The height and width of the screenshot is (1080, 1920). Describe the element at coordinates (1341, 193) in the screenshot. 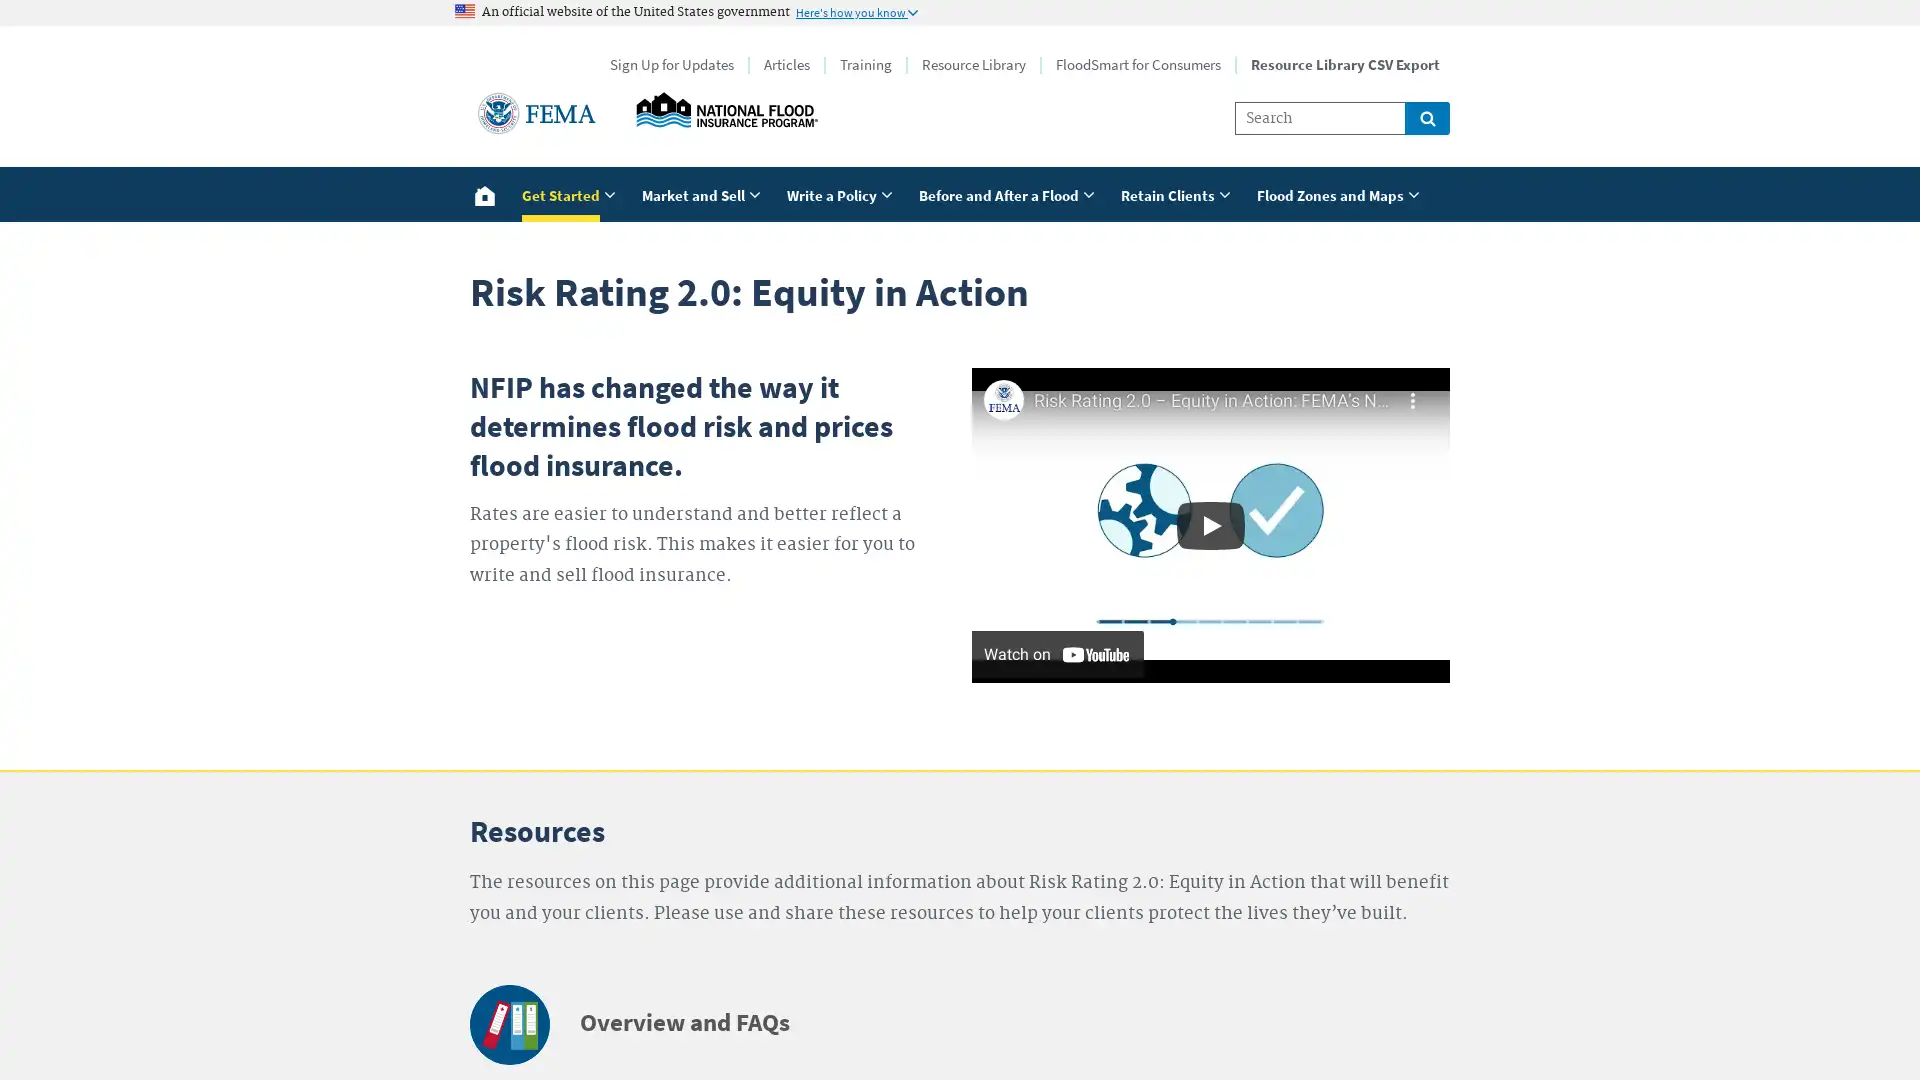

I see `Use <enter> and shift + <enter> to open and close the drop down to sub-menus` at that location.